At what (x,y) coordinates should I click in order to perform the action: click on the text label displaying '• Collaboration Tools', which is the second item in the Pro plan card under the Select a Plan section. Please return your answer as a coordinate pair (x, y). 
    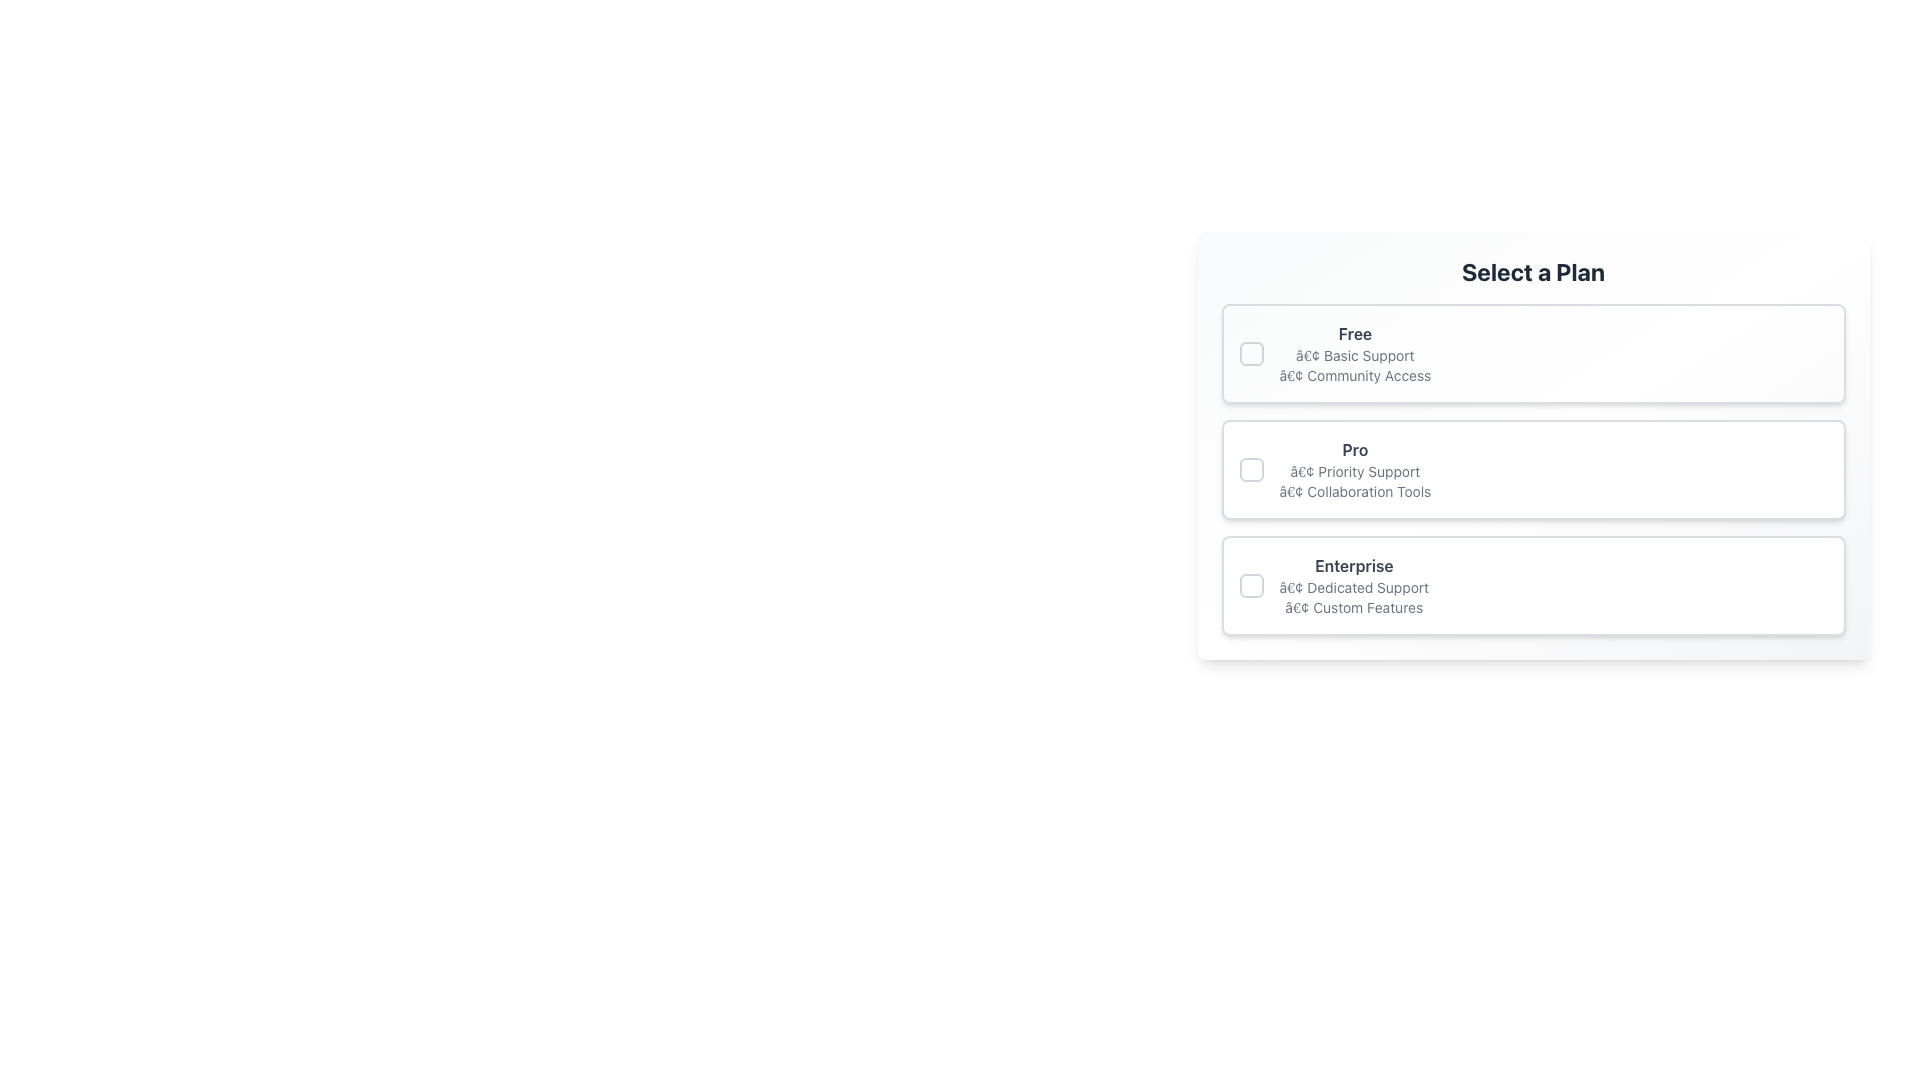
    Looking at the image, I should click on (1355, 492).